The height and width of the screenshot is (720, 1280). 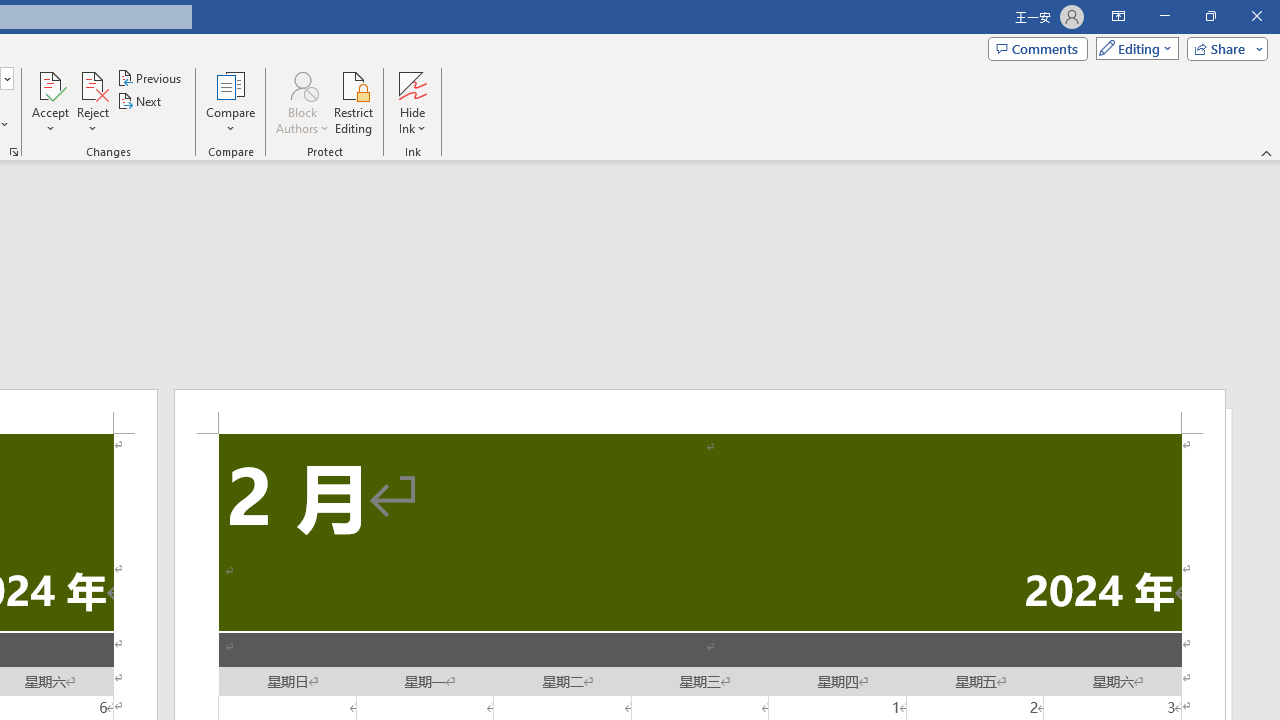 What do you see at coordinates (411, 84) in the screenshot?
I see `'Hide Ink'` at bounding box center [411, 84].